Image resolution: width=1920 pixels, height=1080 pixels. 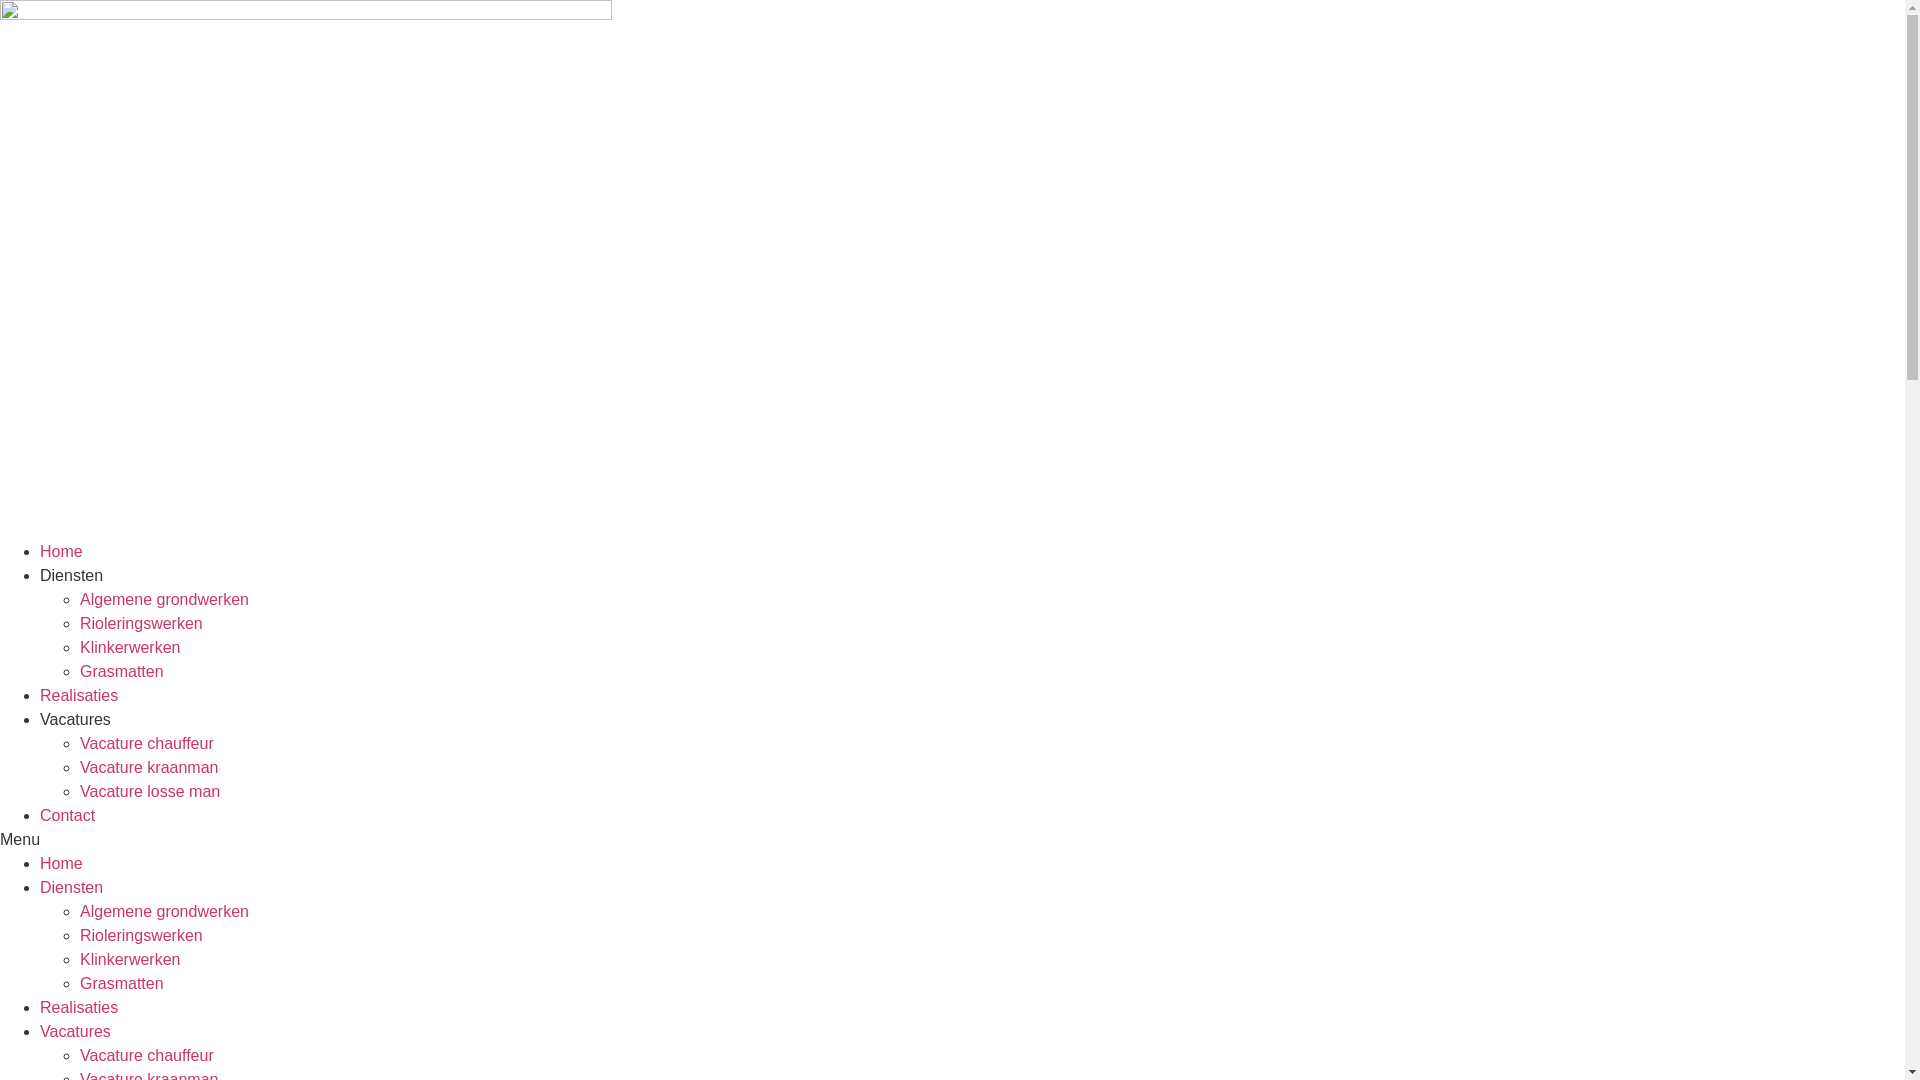 I want to click on 'Vacature chauffeur', so click(x=146, y=743).